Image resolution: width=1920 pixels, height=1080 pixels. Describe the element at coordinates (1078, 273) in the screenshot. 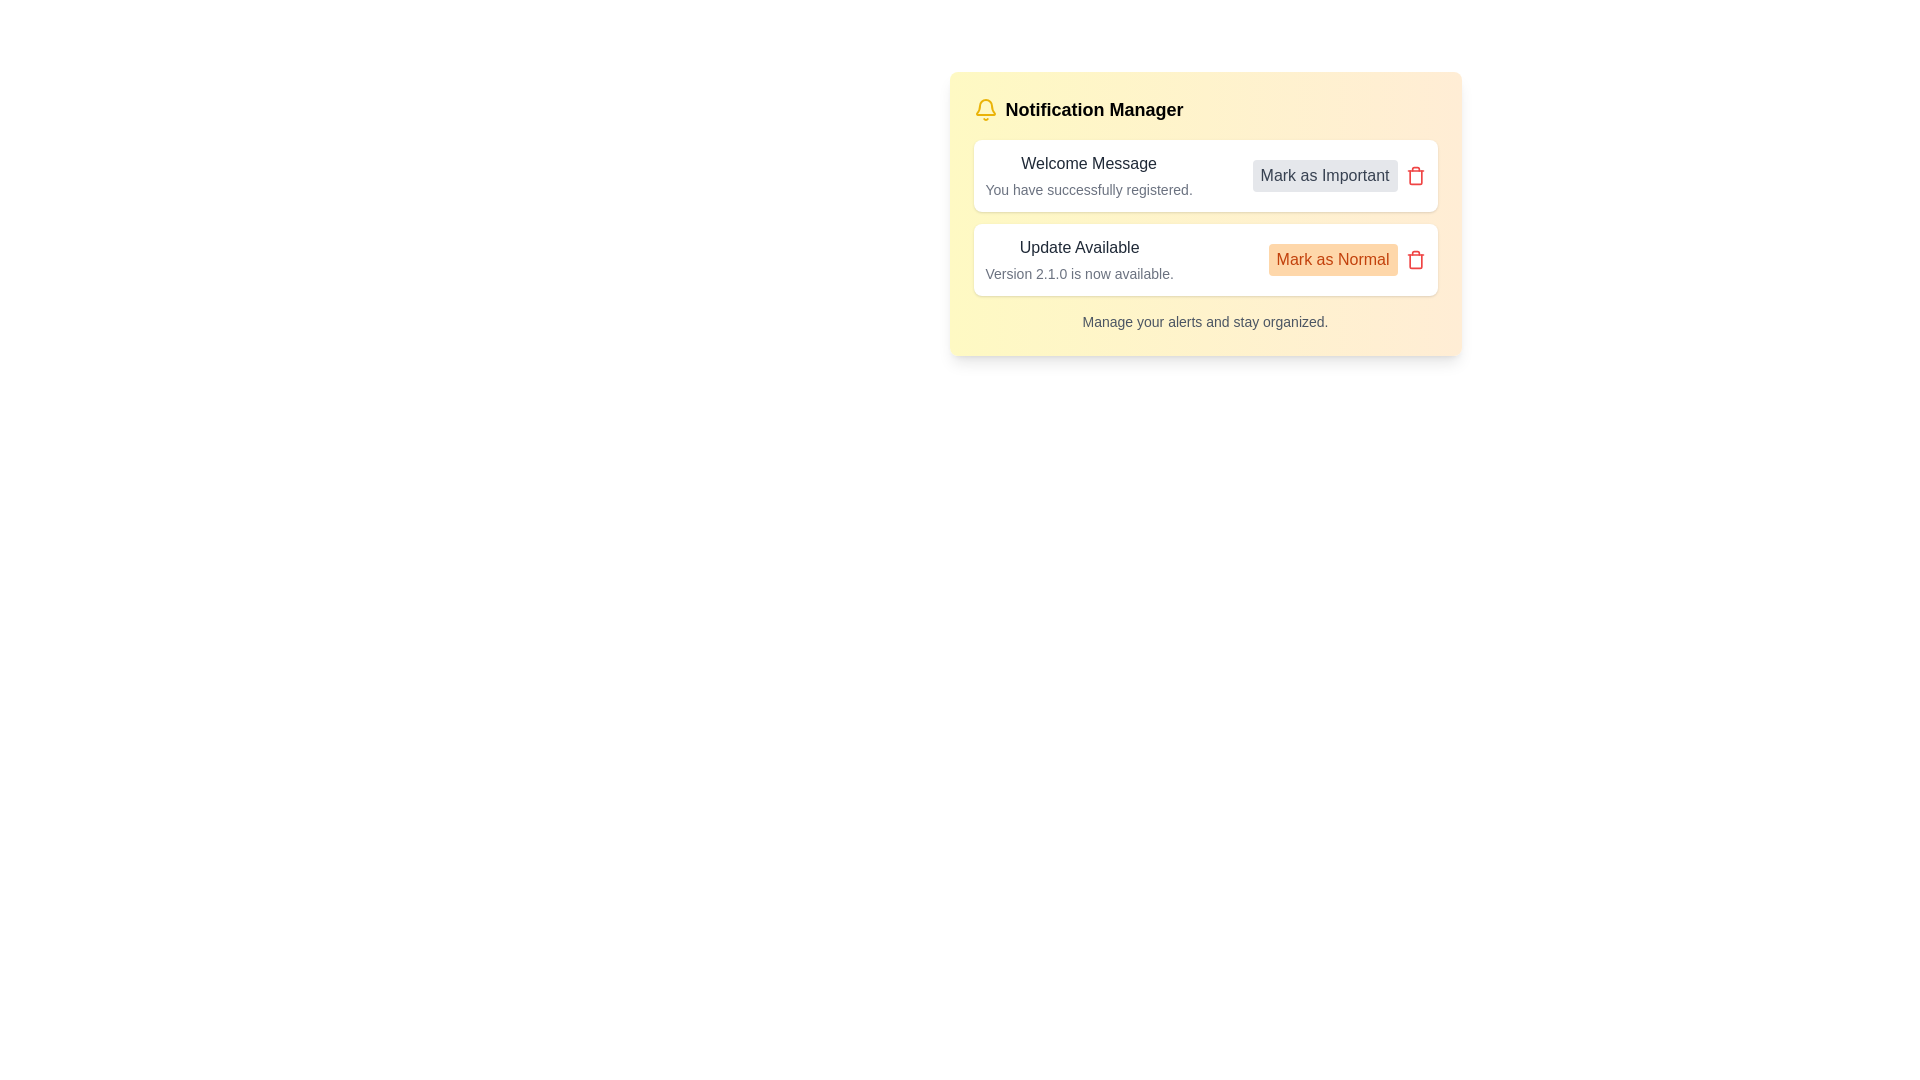

I see `the gray-colored text string that displays 'Version 2.1.0 is now available.' located under the heading 'Update Available'` at that location.